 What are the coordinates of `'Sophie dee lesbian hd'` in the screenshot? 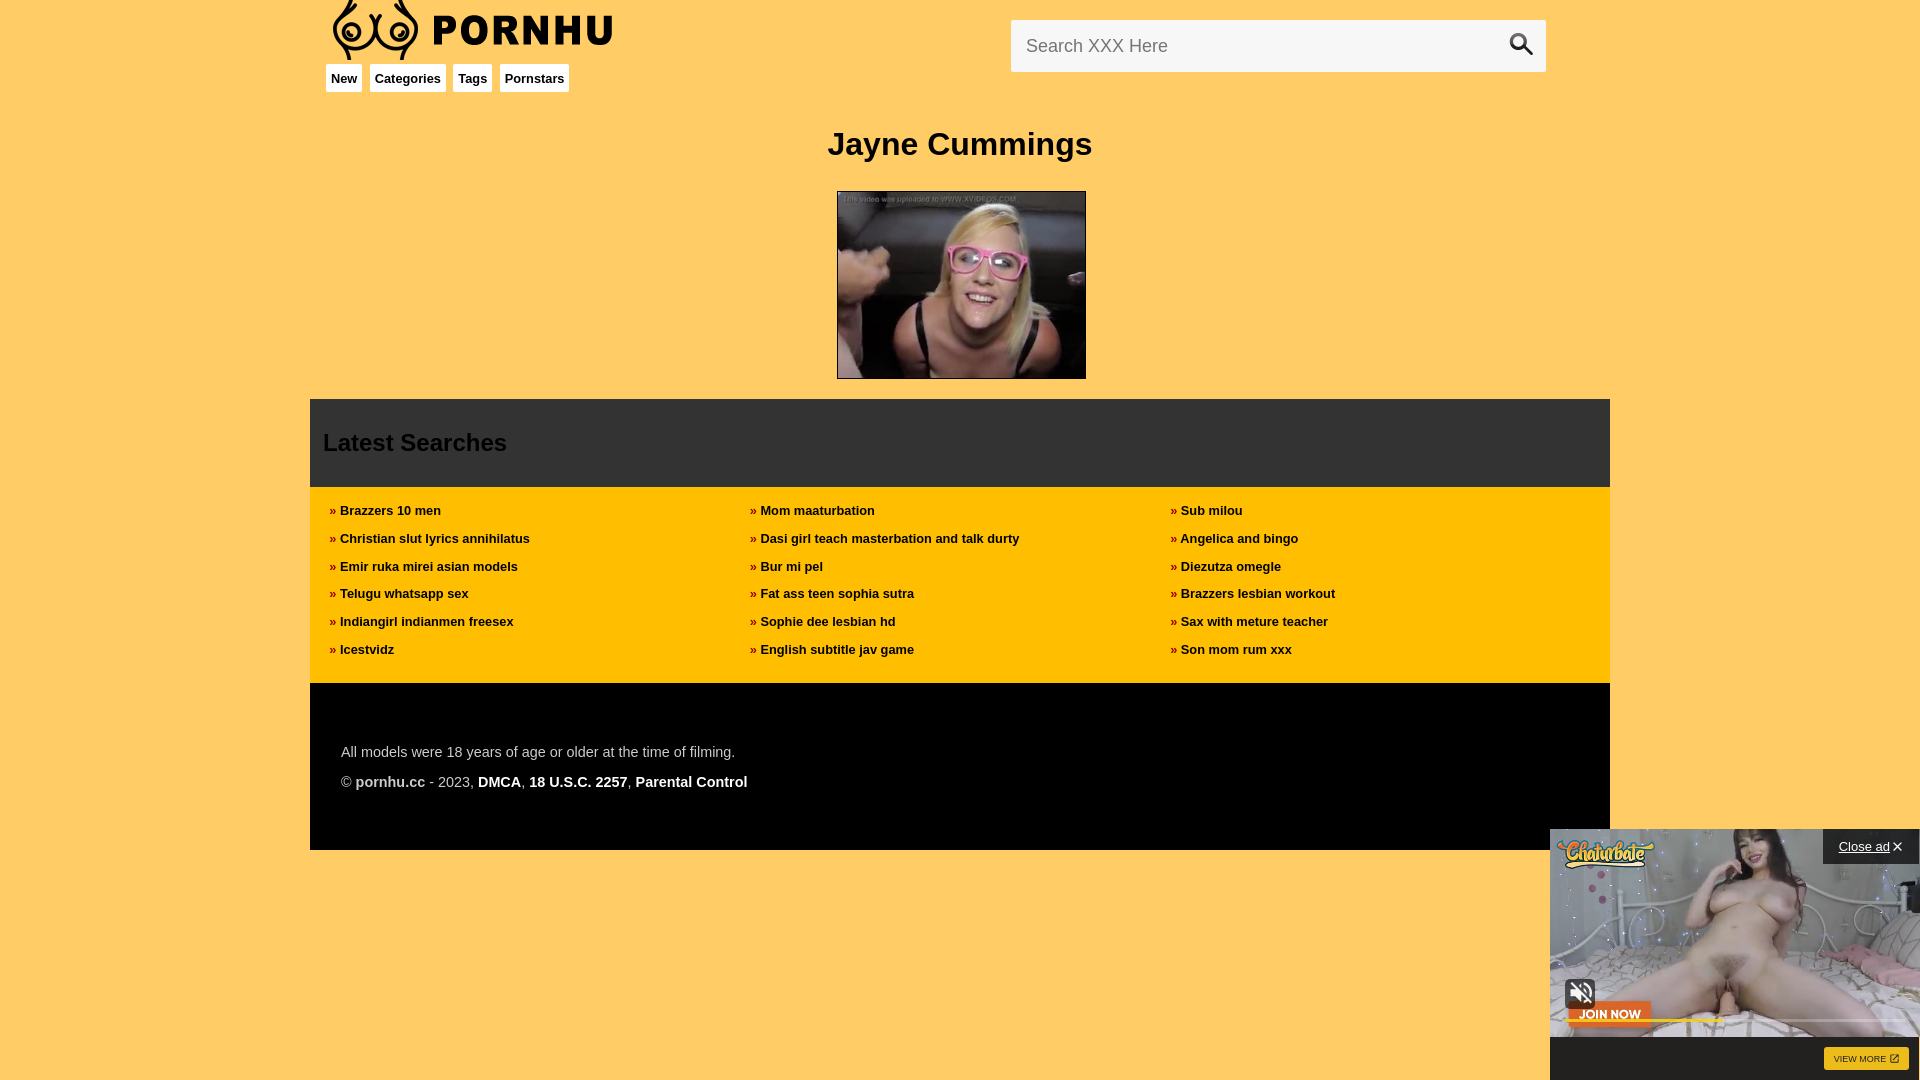 It's located at (827, 620).